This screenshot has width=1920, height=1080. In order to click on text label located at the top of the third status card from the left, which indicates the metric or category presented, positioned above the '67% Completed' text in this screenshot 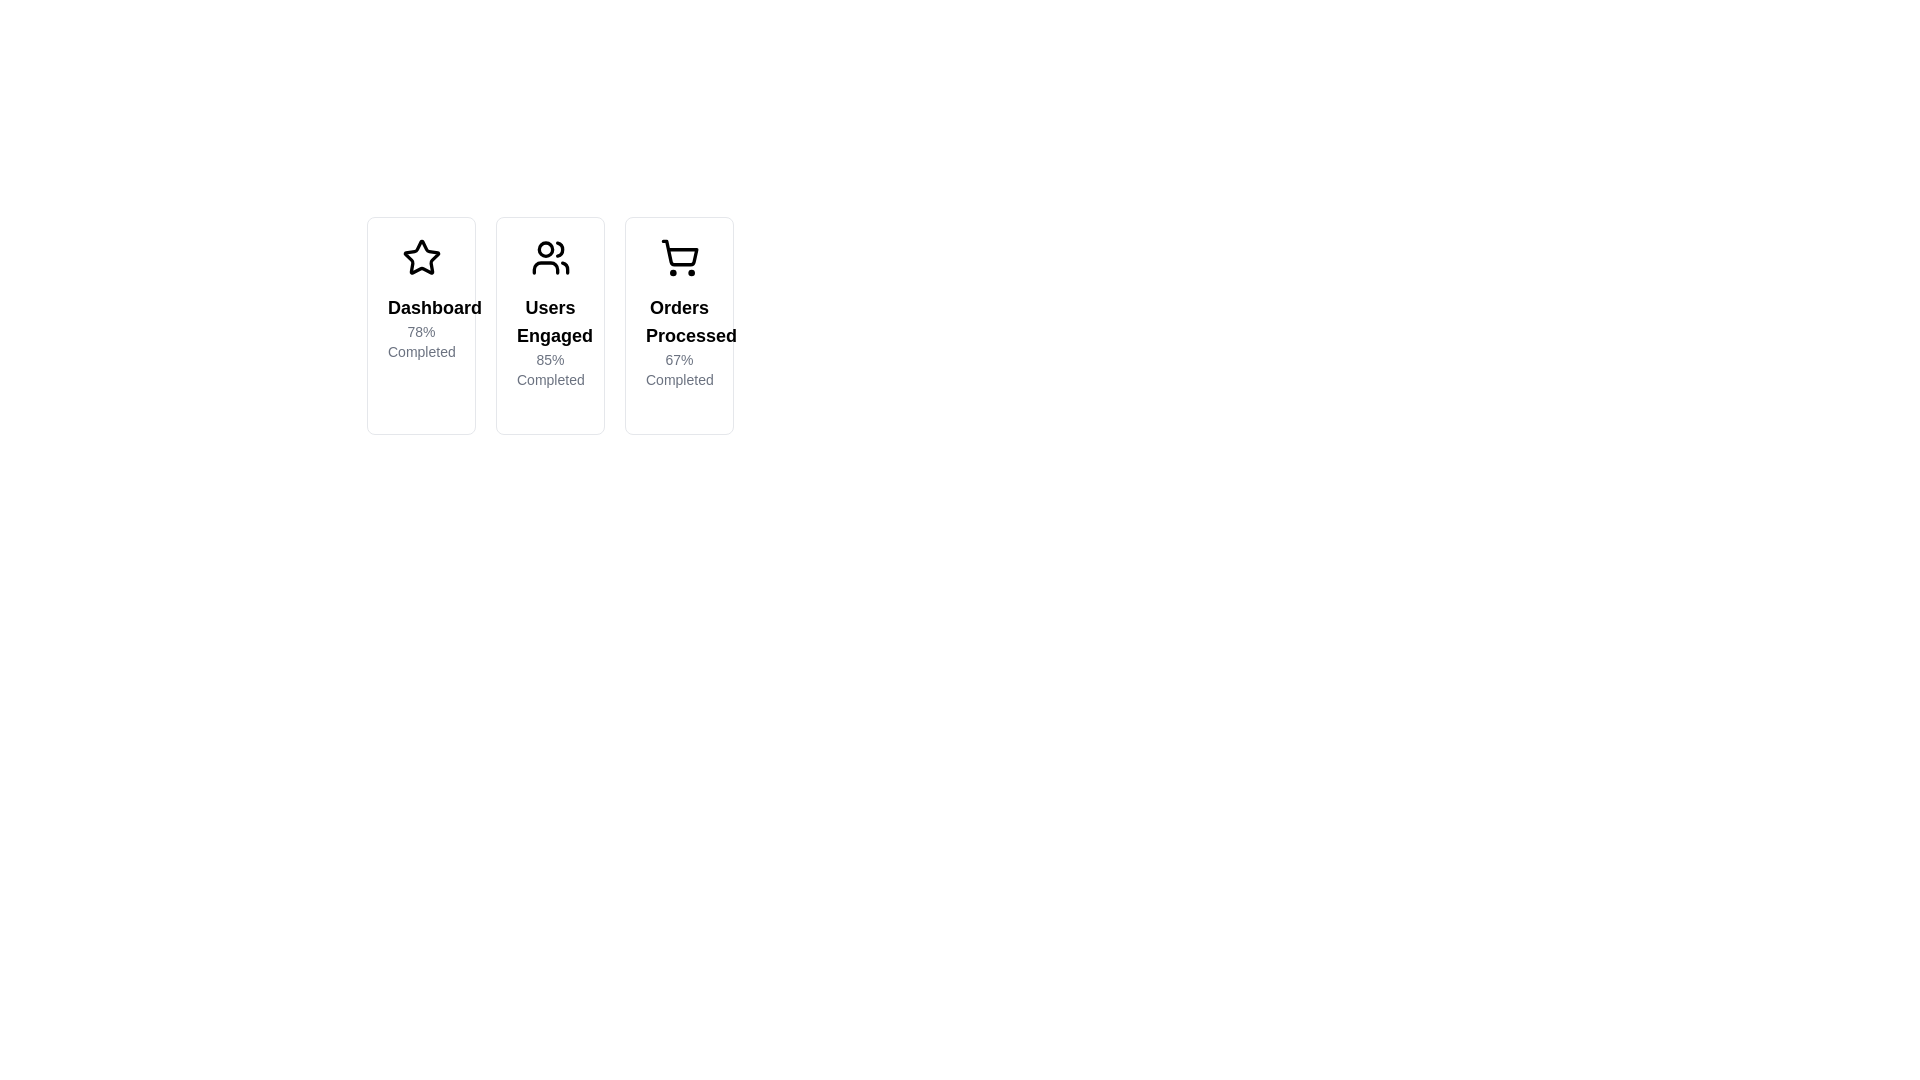, I will do `click(679, 320)`.